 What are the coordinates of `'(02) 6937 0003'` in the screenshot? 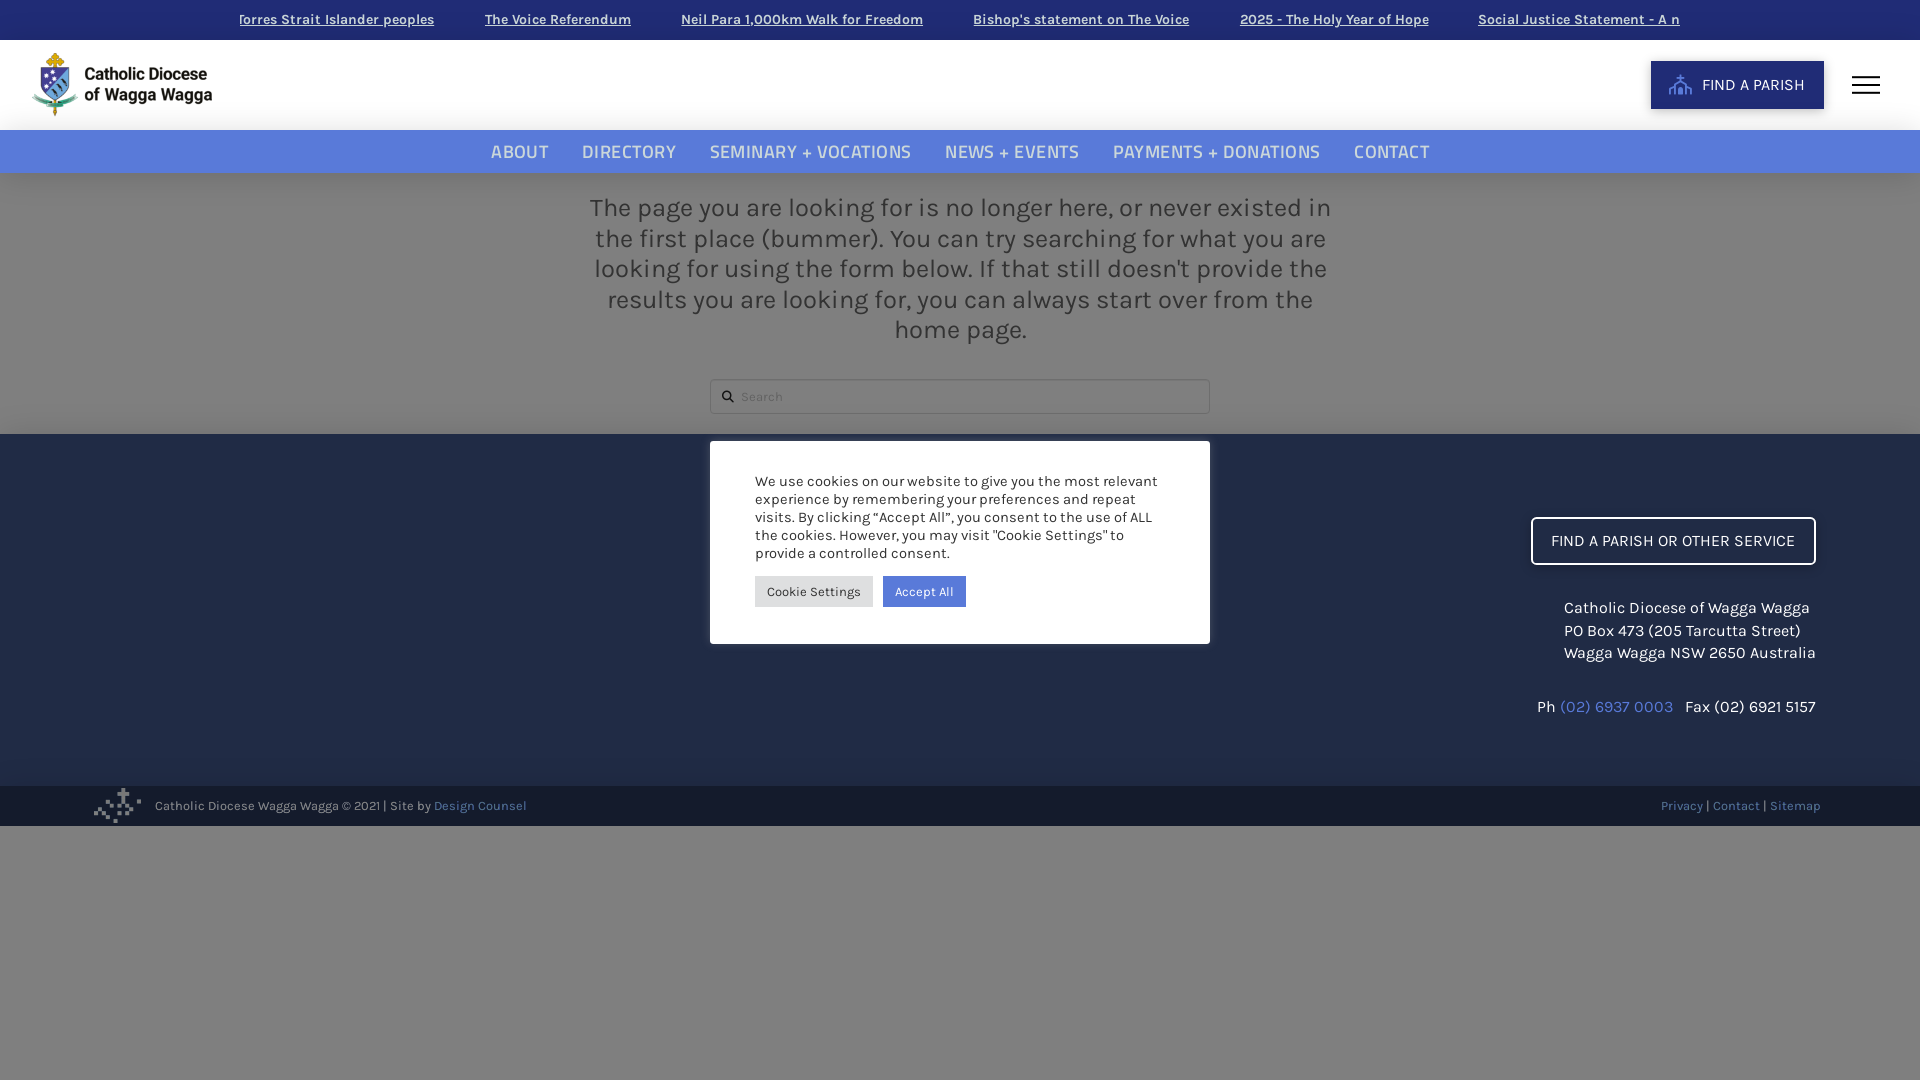 It's located at (1559, 705).